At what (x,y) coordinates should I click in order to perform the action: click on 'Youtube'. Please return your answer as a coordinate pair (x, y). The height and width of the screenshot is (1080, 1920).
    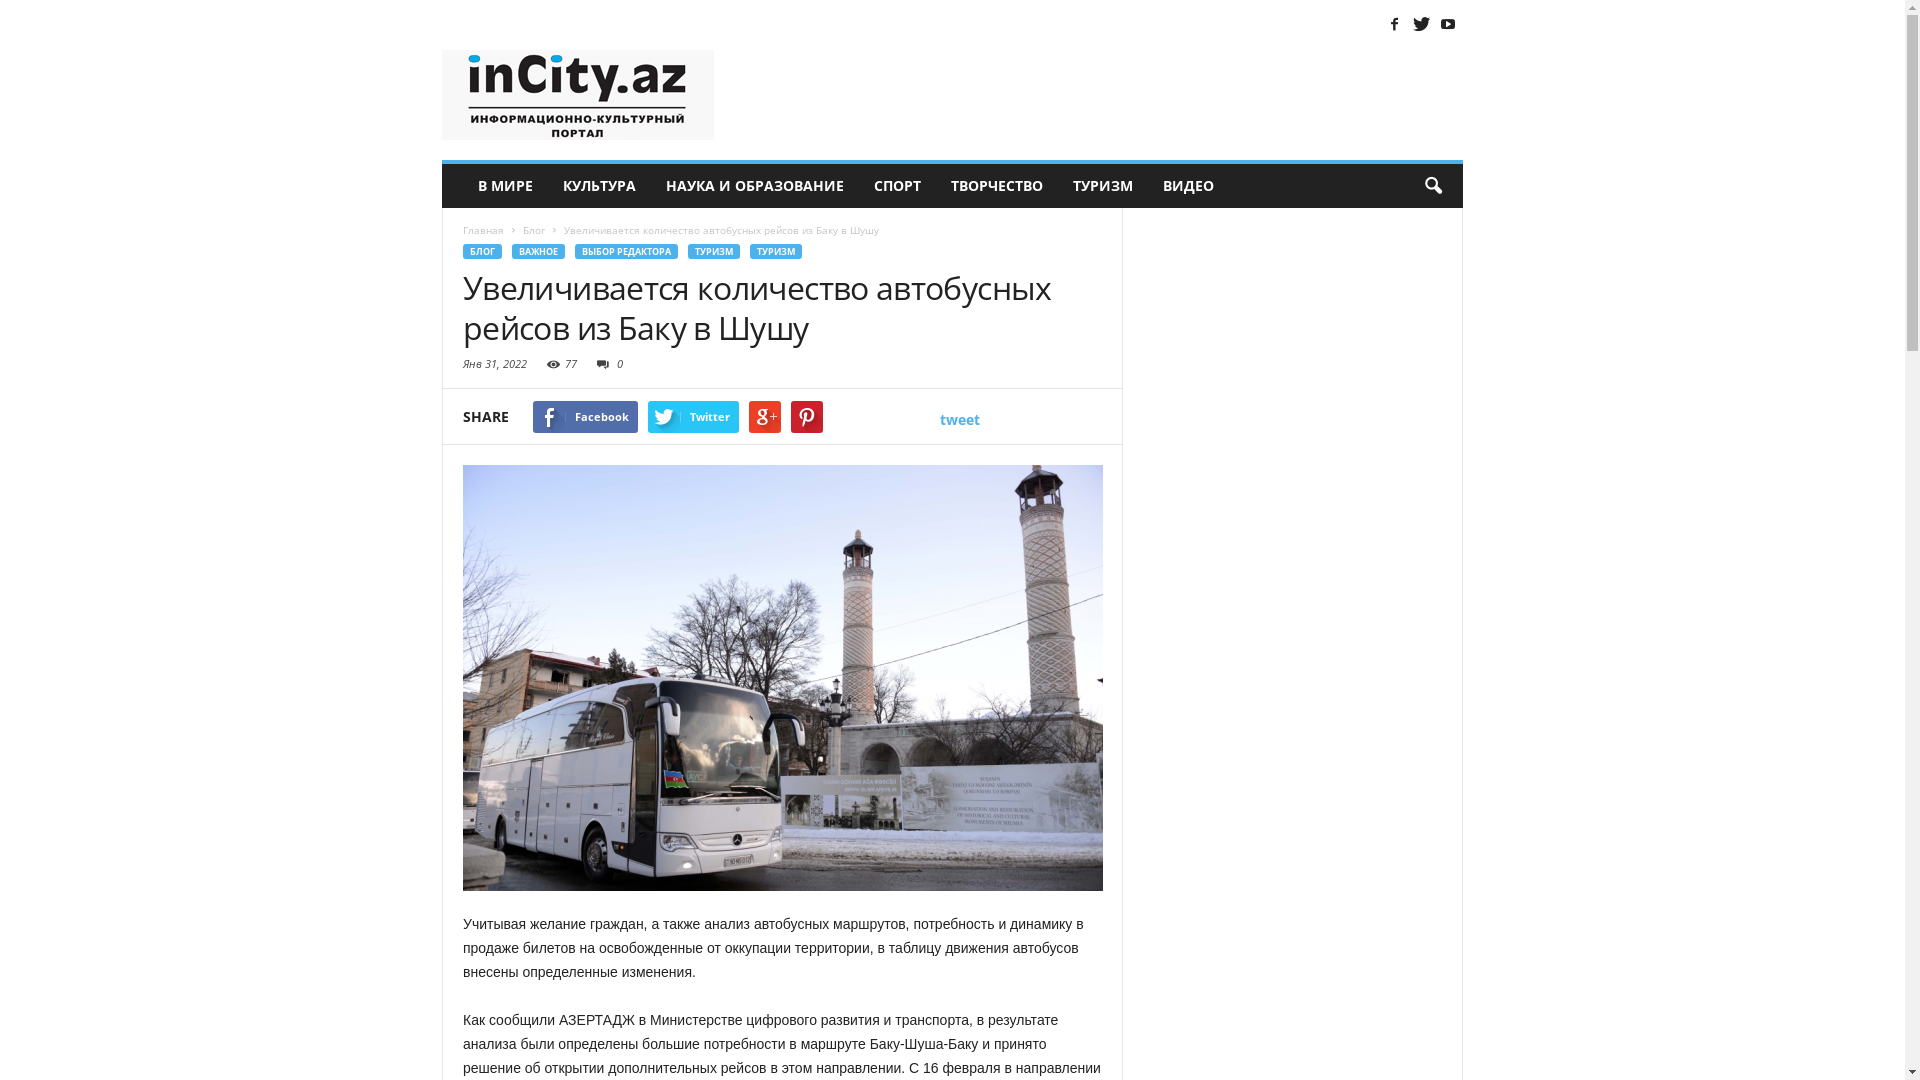
    Looking at the image, I should click on (1448, 23).